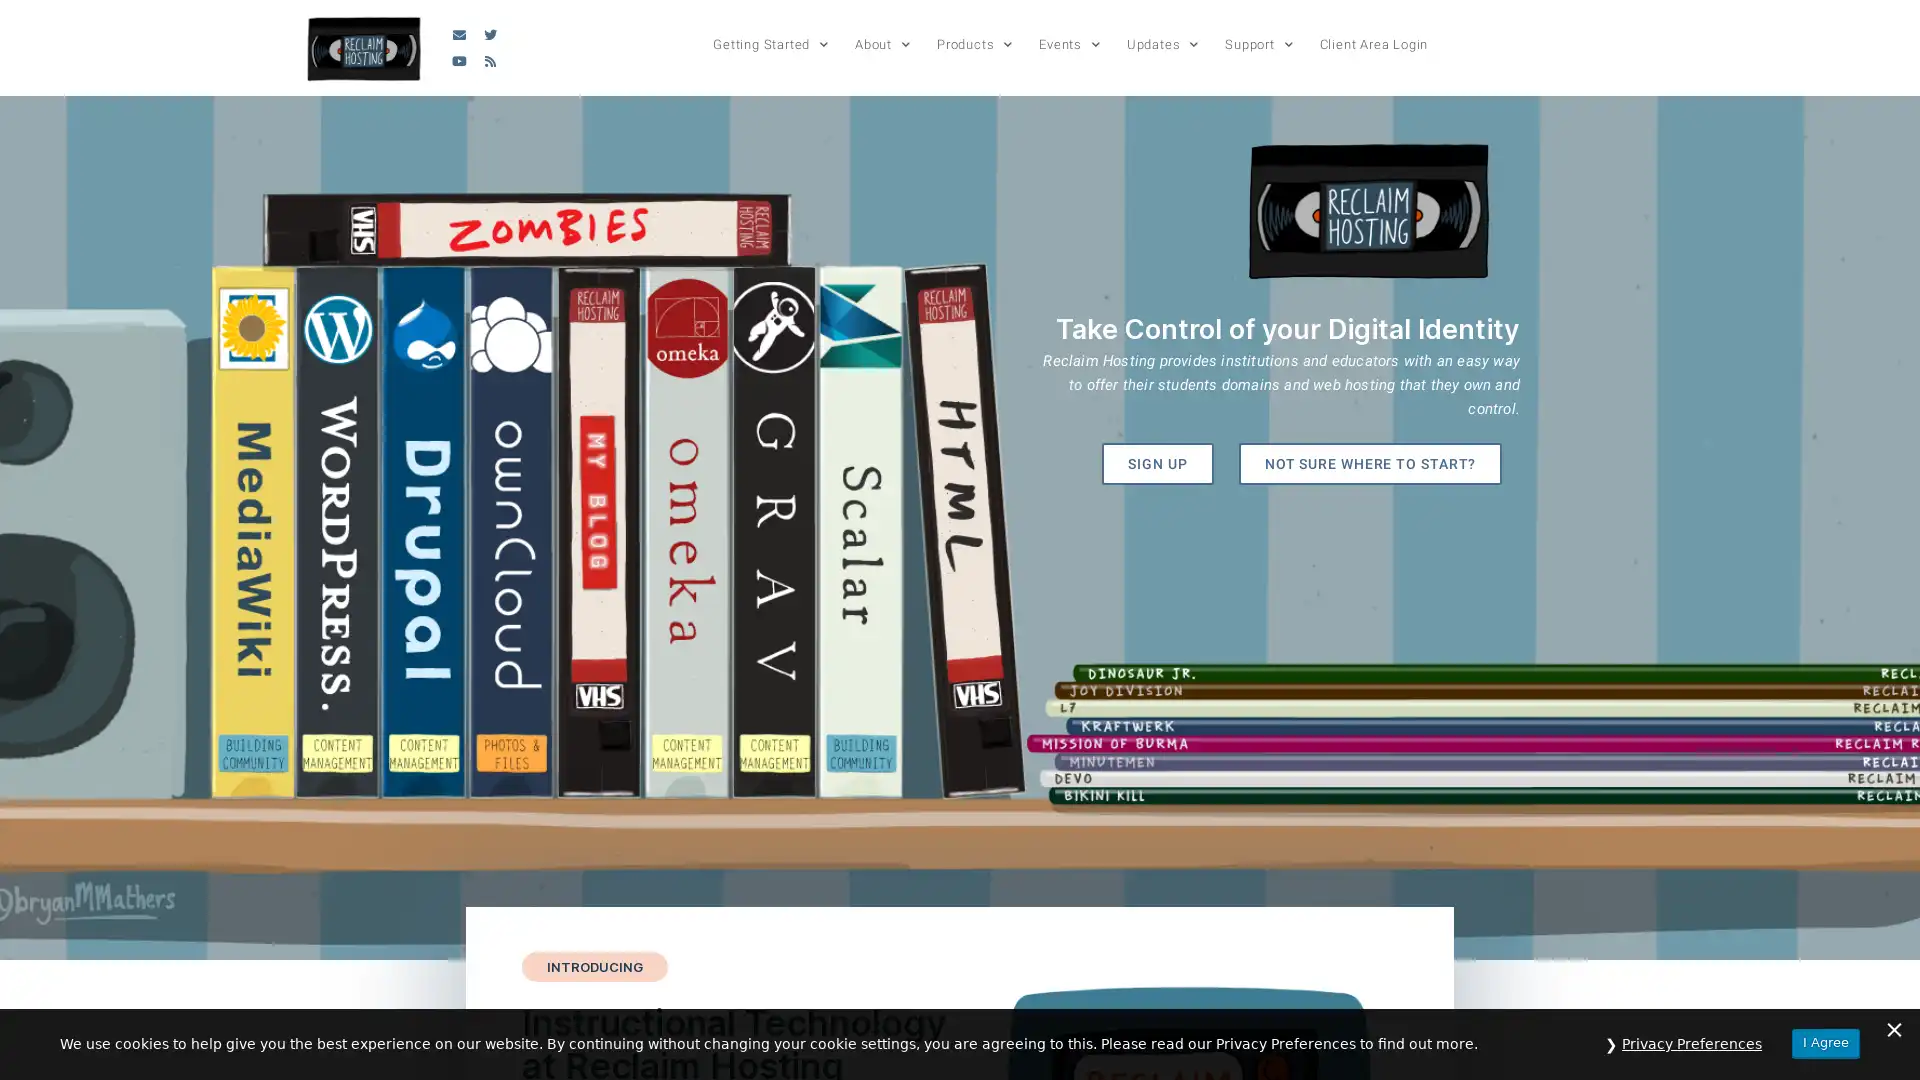  Describe the element at coordinates (1691, 1043) in the screenshot. I see `Privacy Preferences` at that location.